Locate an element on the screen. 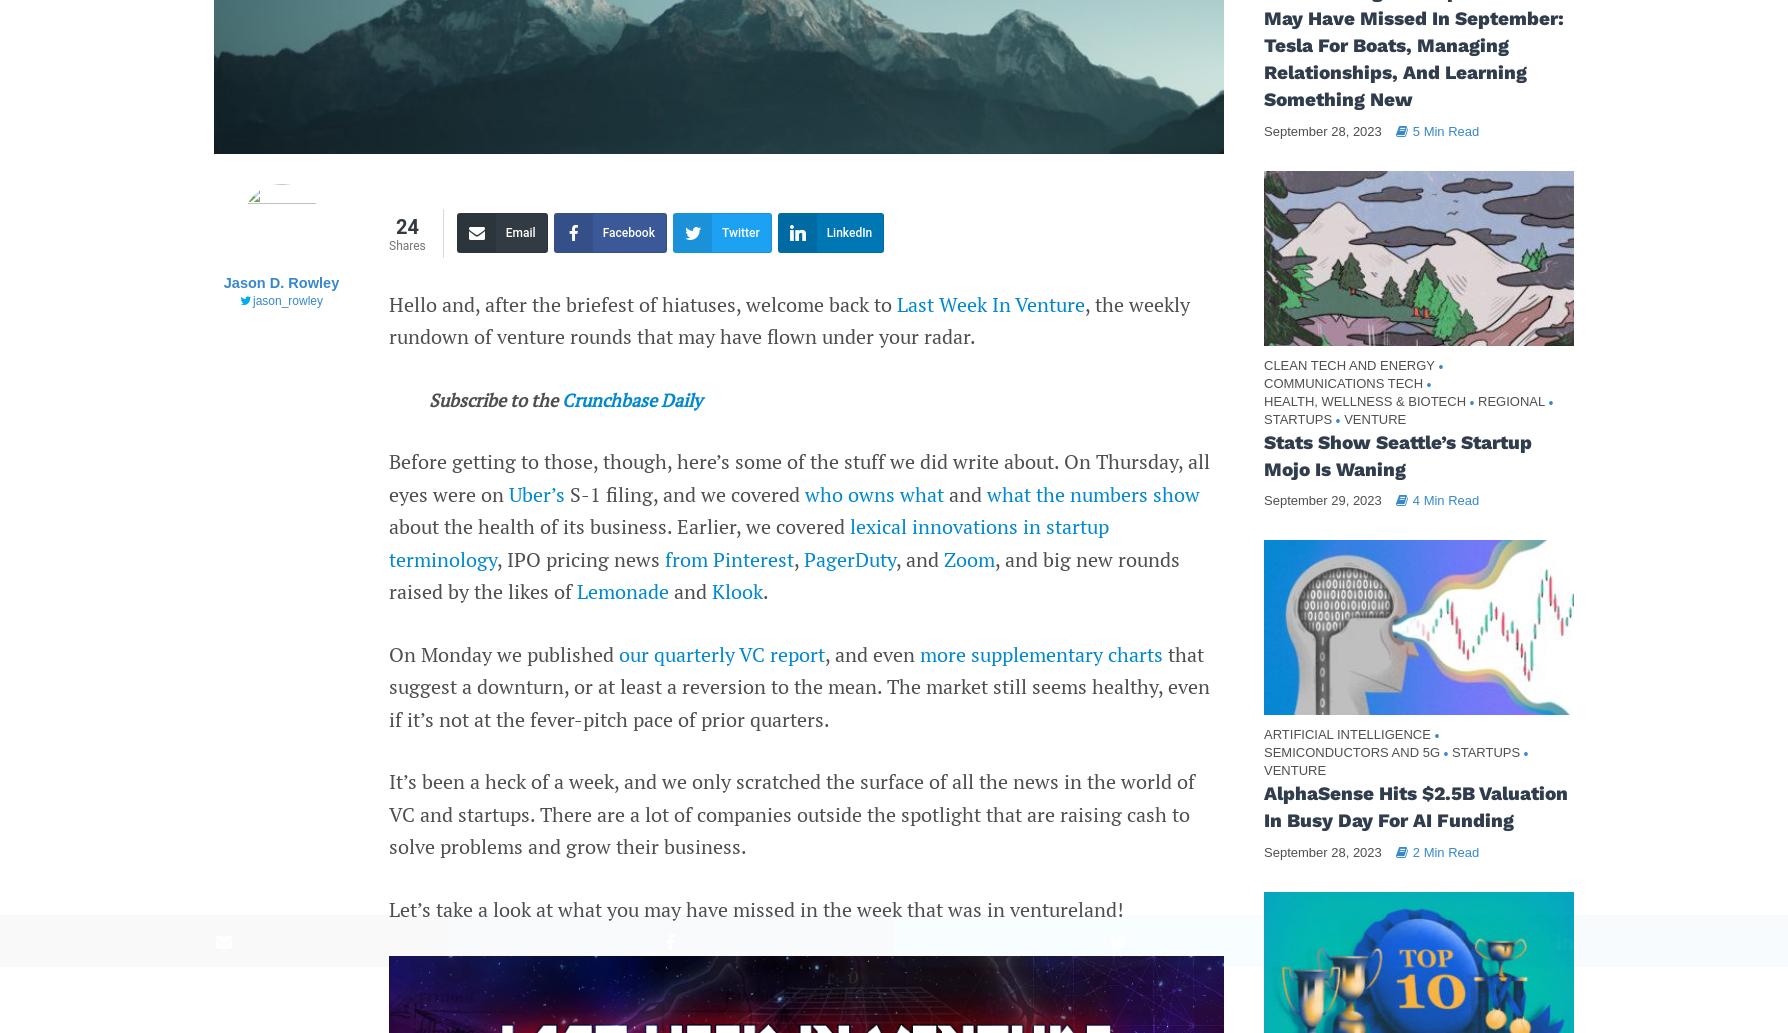 This screenshot has height=1033, width=1788. 'jason_rowley' is located at coordinates (286, 300).